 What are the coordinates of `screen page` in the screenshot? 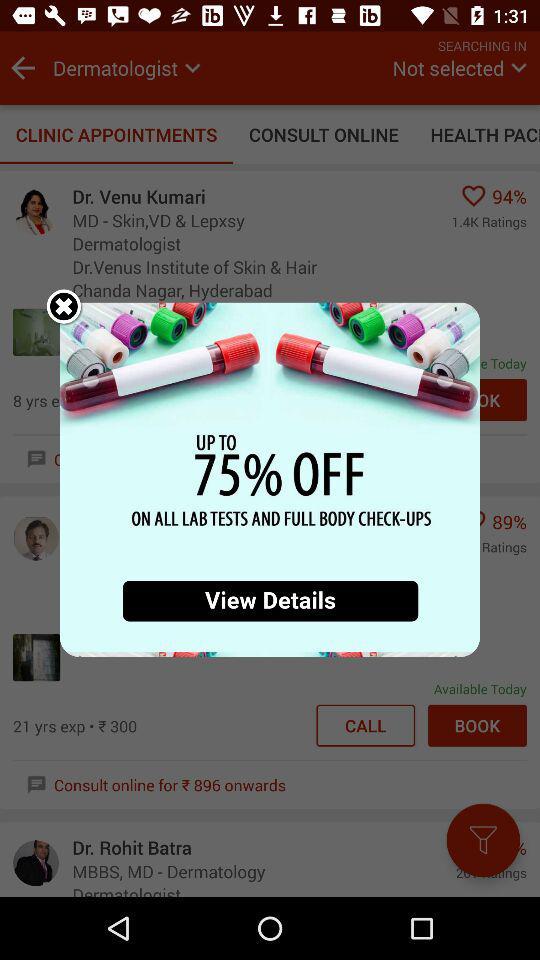 It's located at (270, 479).